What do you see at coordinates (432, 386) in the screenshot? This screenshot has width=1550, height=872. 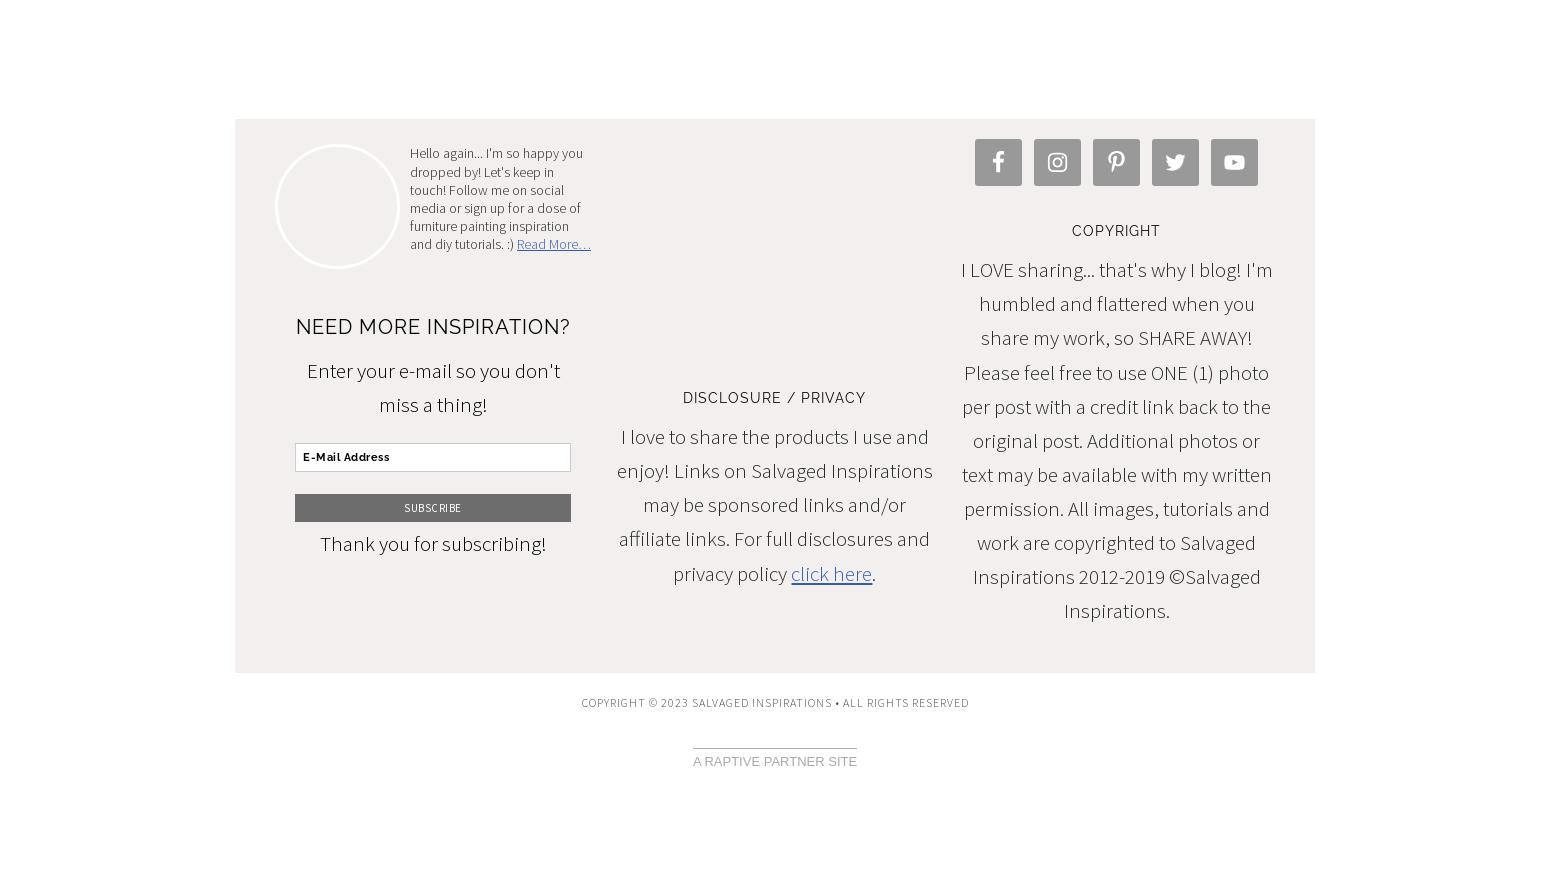 I see `'Enter your e-mail so you don't miss a thing!'` at bounding box center [432, 386].